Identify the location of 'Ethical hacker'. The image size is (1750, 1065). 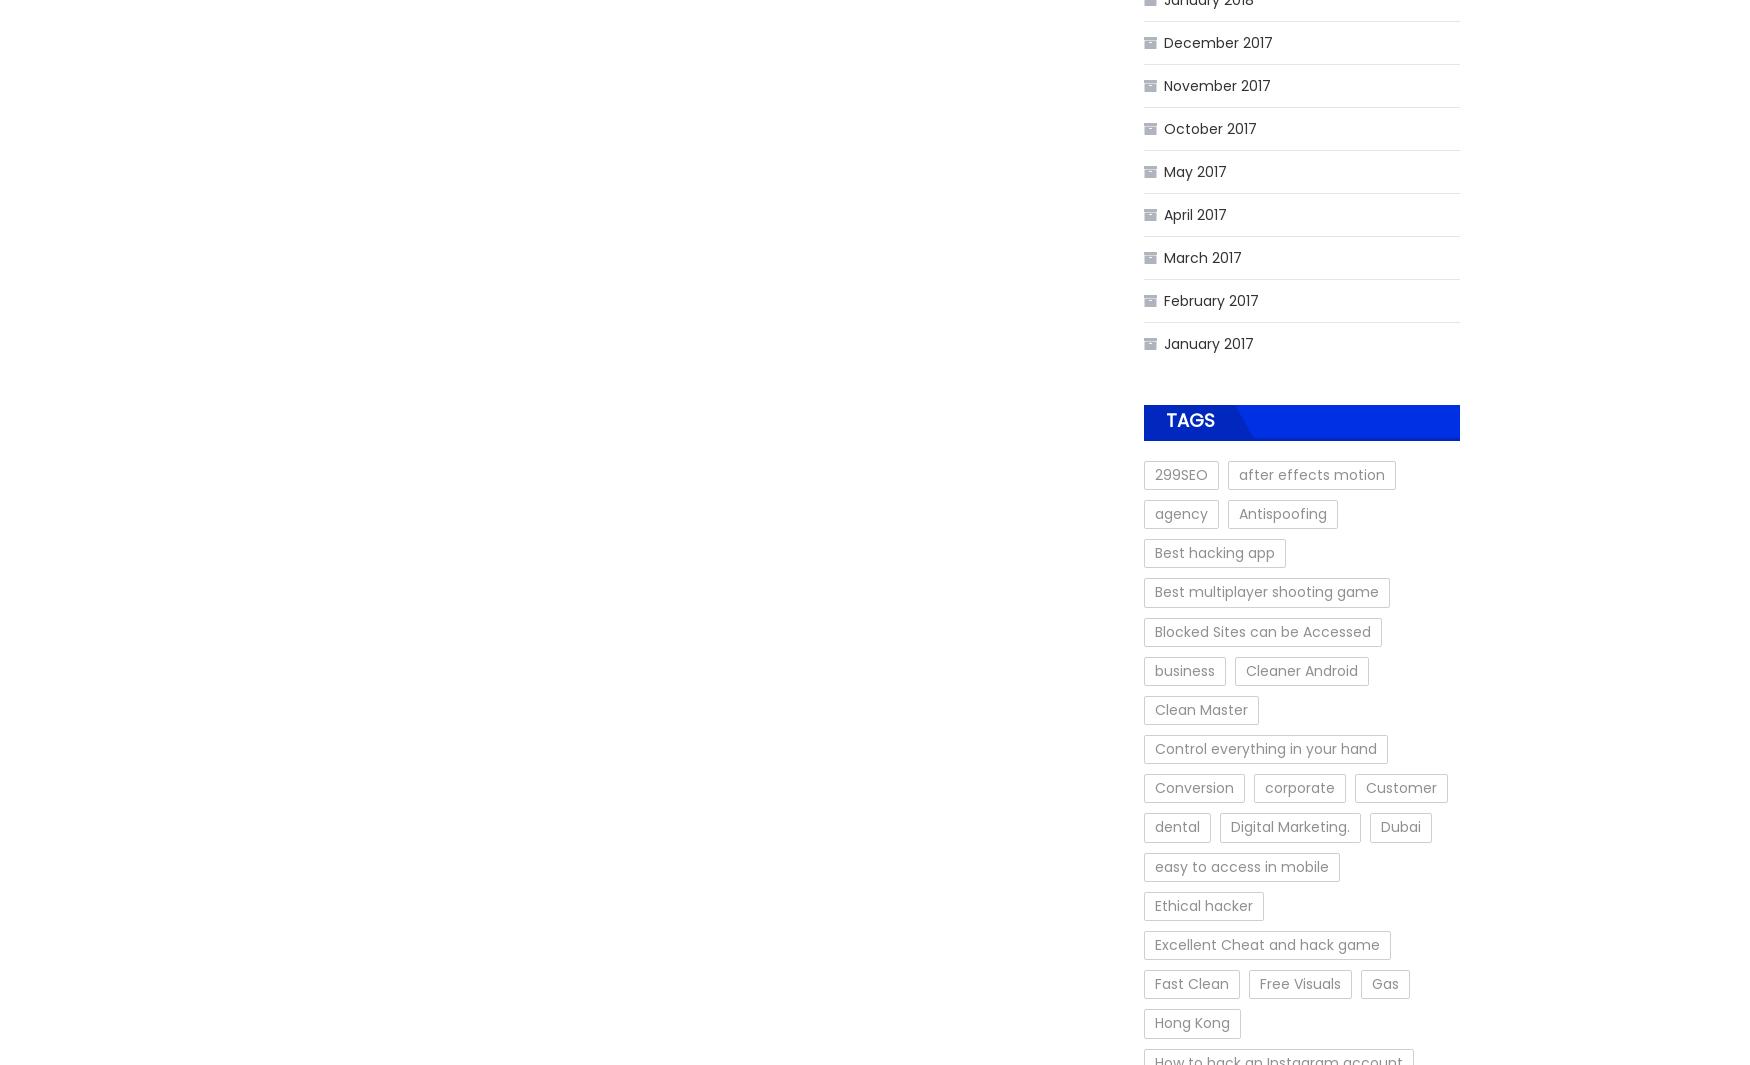
(1204, 905).